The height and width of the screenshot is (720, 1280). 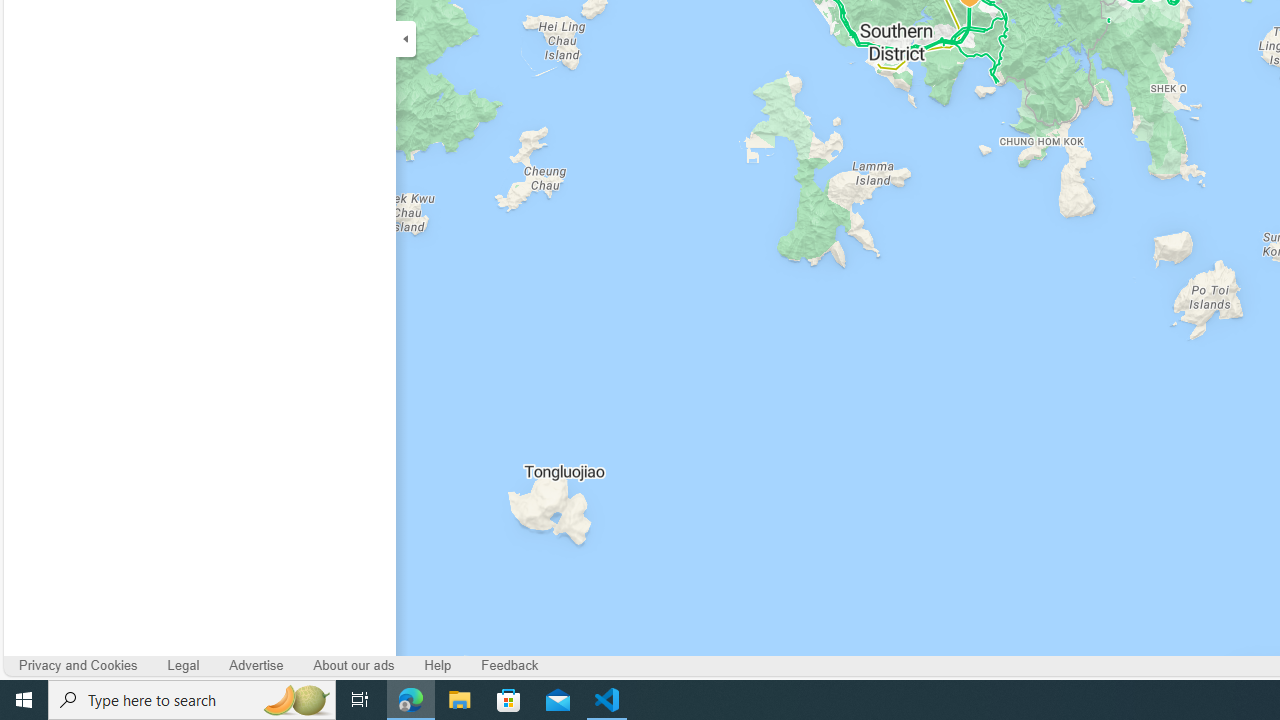 I want to click on 'About our ads', so click(x=354, y=665).